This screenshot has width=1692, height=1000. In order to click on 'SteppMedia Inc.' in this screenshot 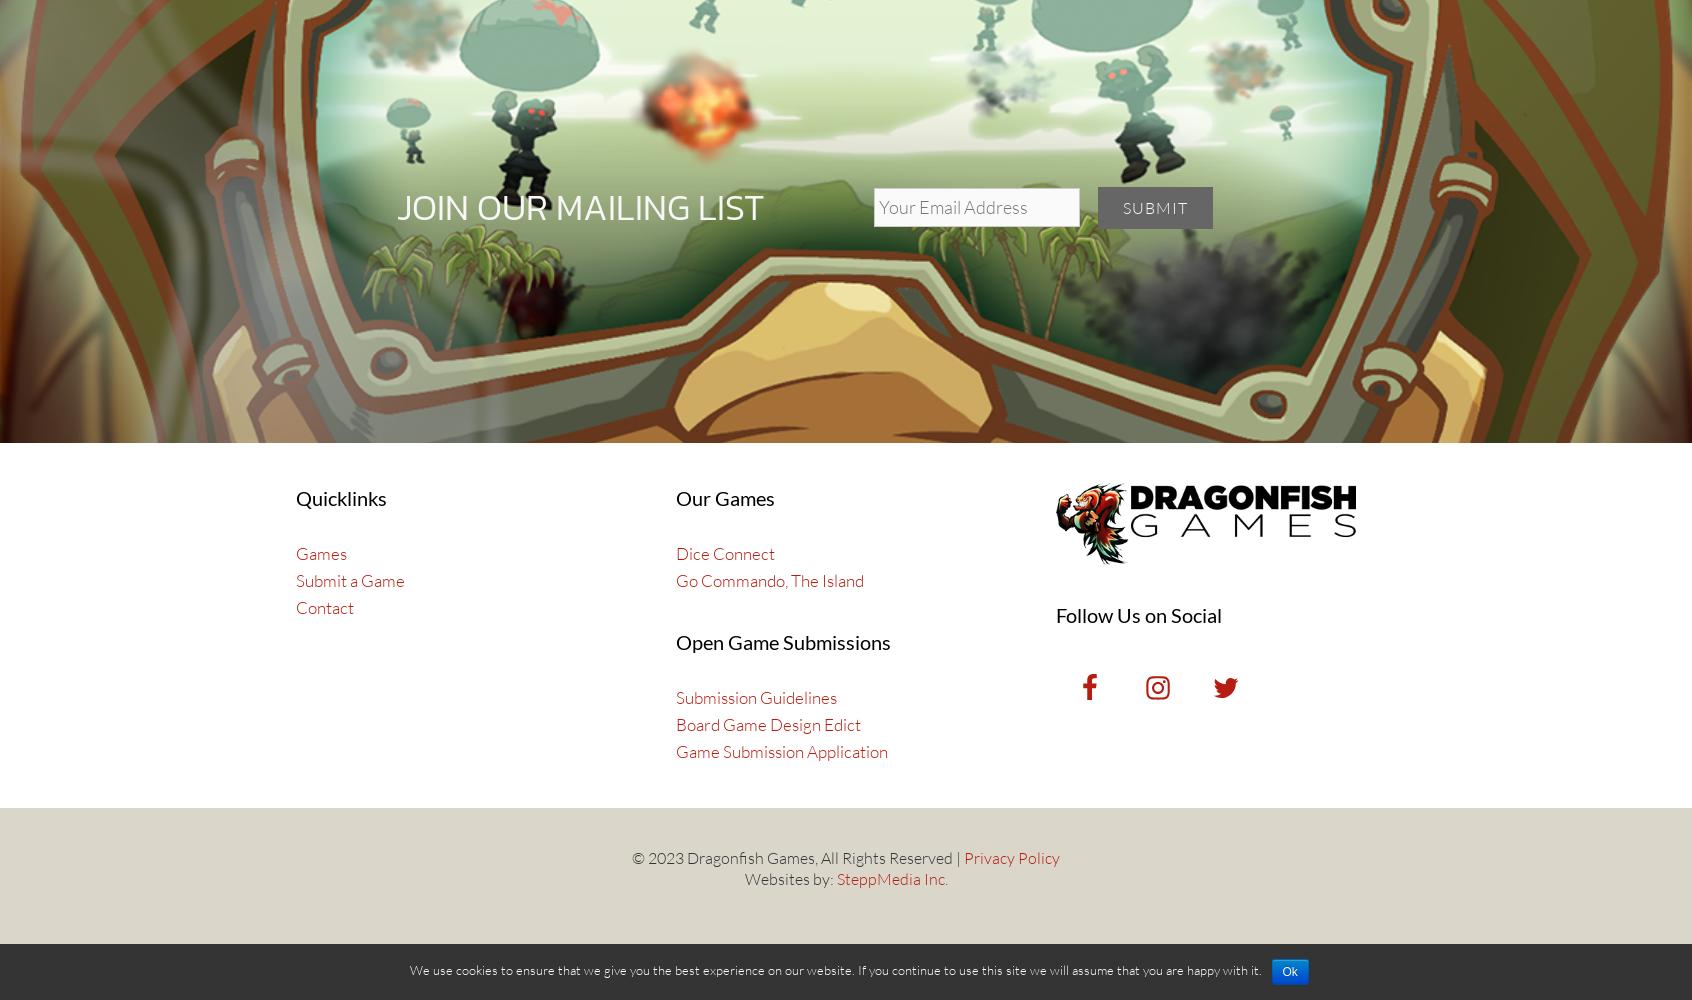, I will do `click(890, 878)`.